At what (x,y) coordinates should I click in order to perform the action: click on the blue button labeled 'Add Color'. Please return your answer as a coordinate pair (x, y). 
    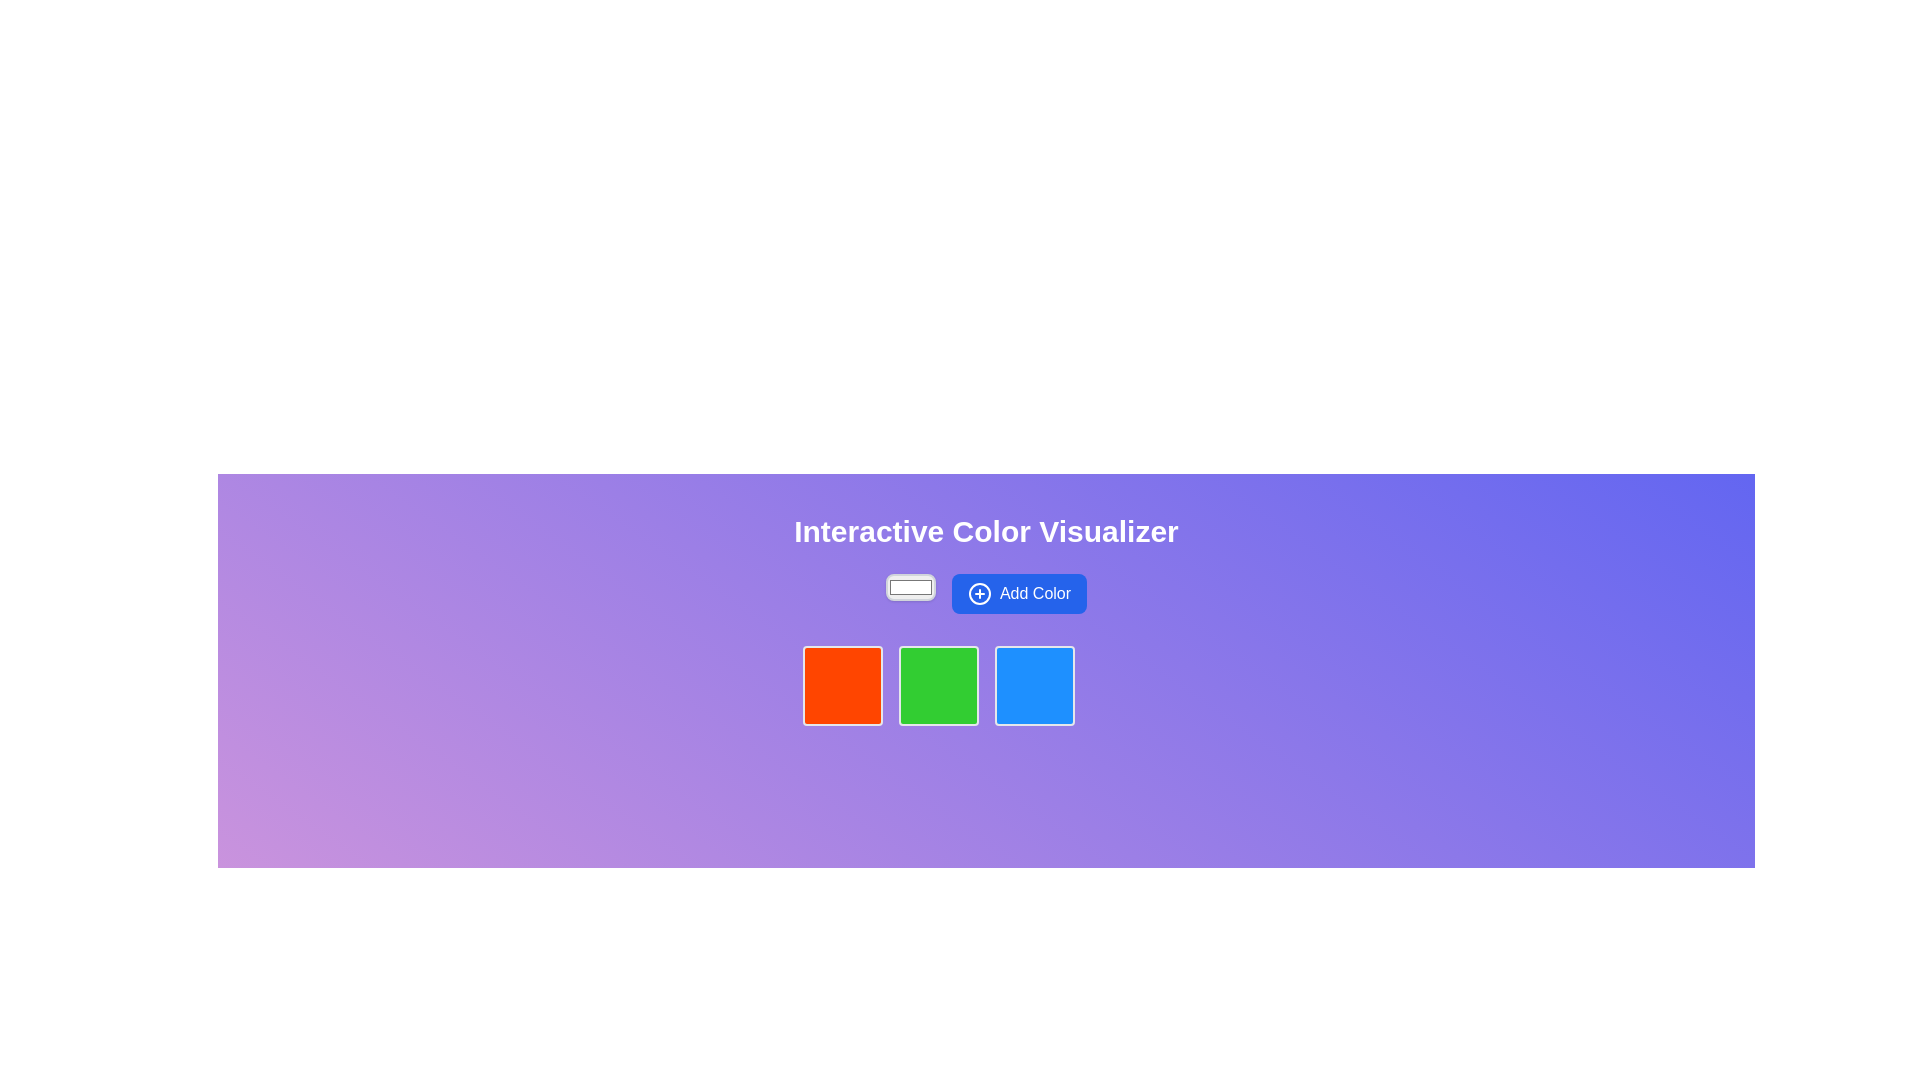
    Looking at the image, I should click on (1019, 593).